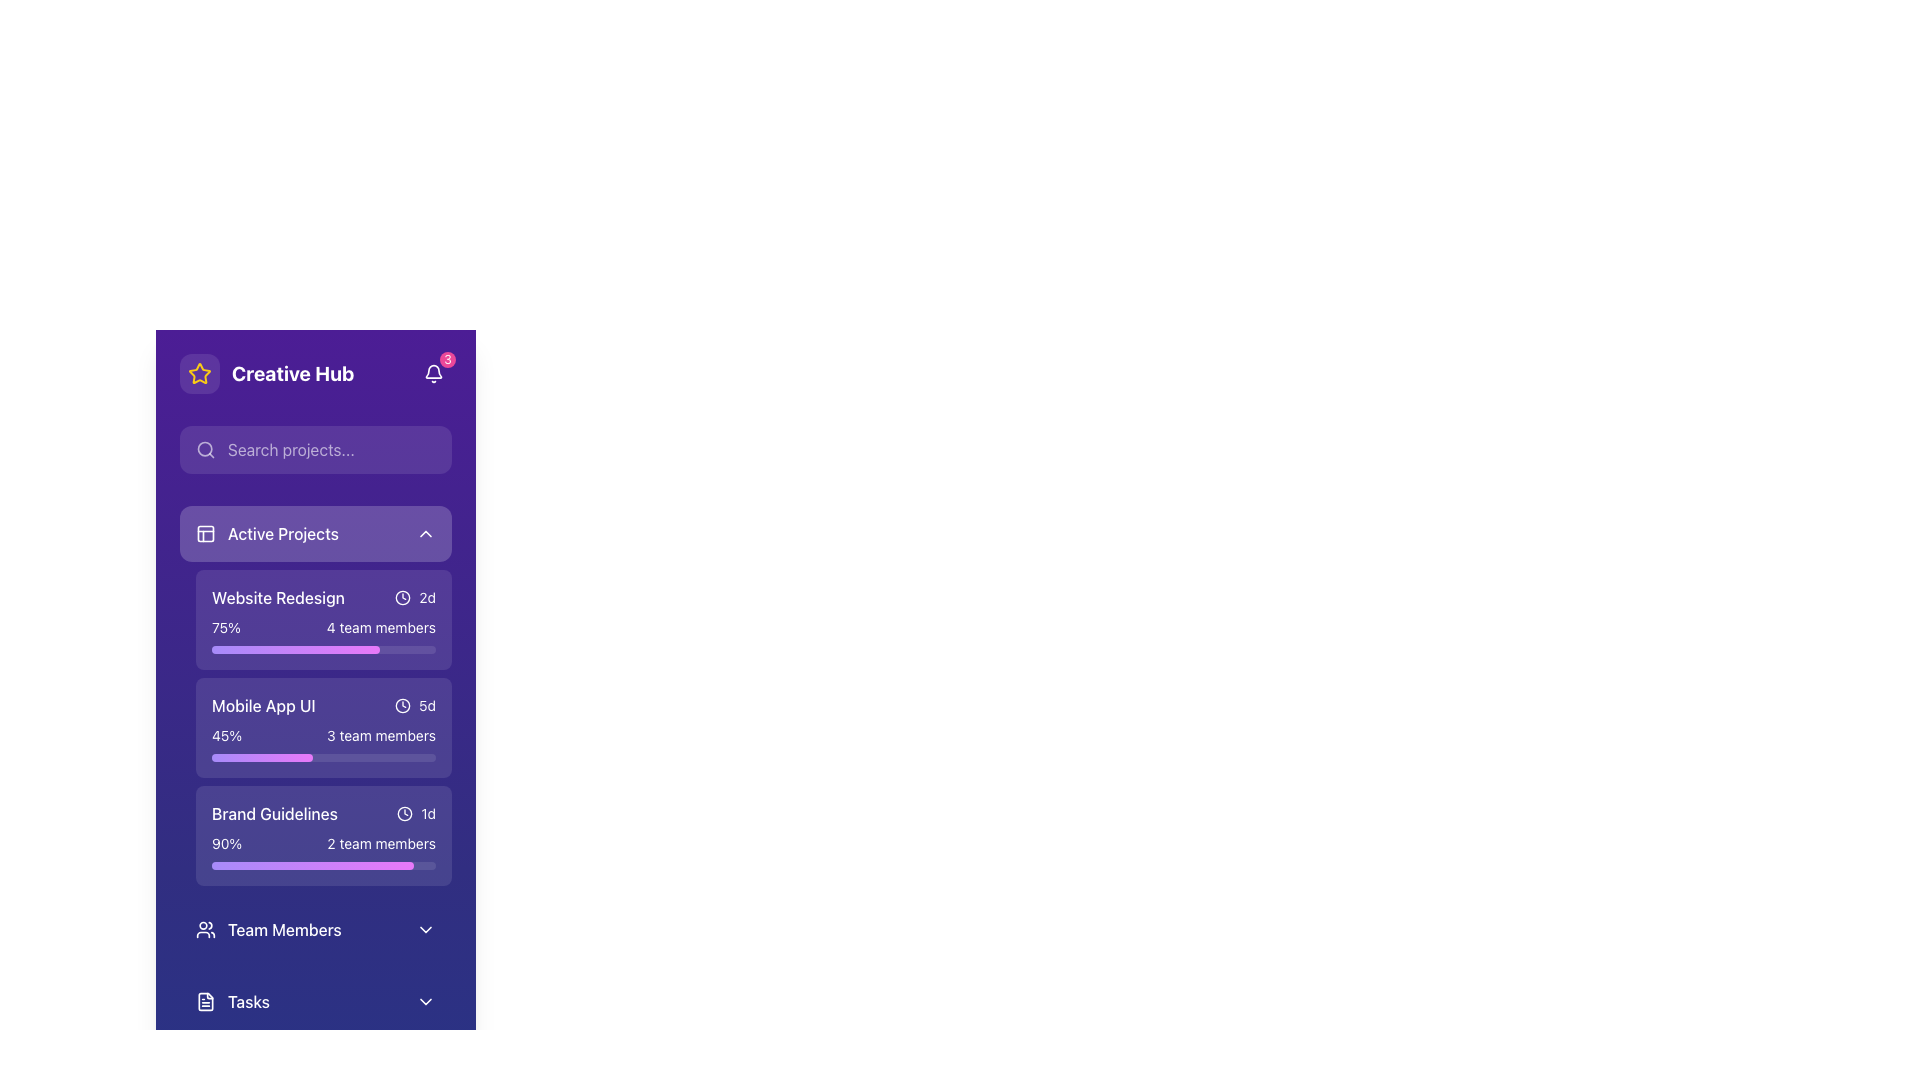  What do you see at coordinates (324, 627) in the screenshot?
I see `the static information display showing 75% project progress and 4 team members in the 'Website Redesign' section of 'Active Projects'` at bounding box center [324, 627].